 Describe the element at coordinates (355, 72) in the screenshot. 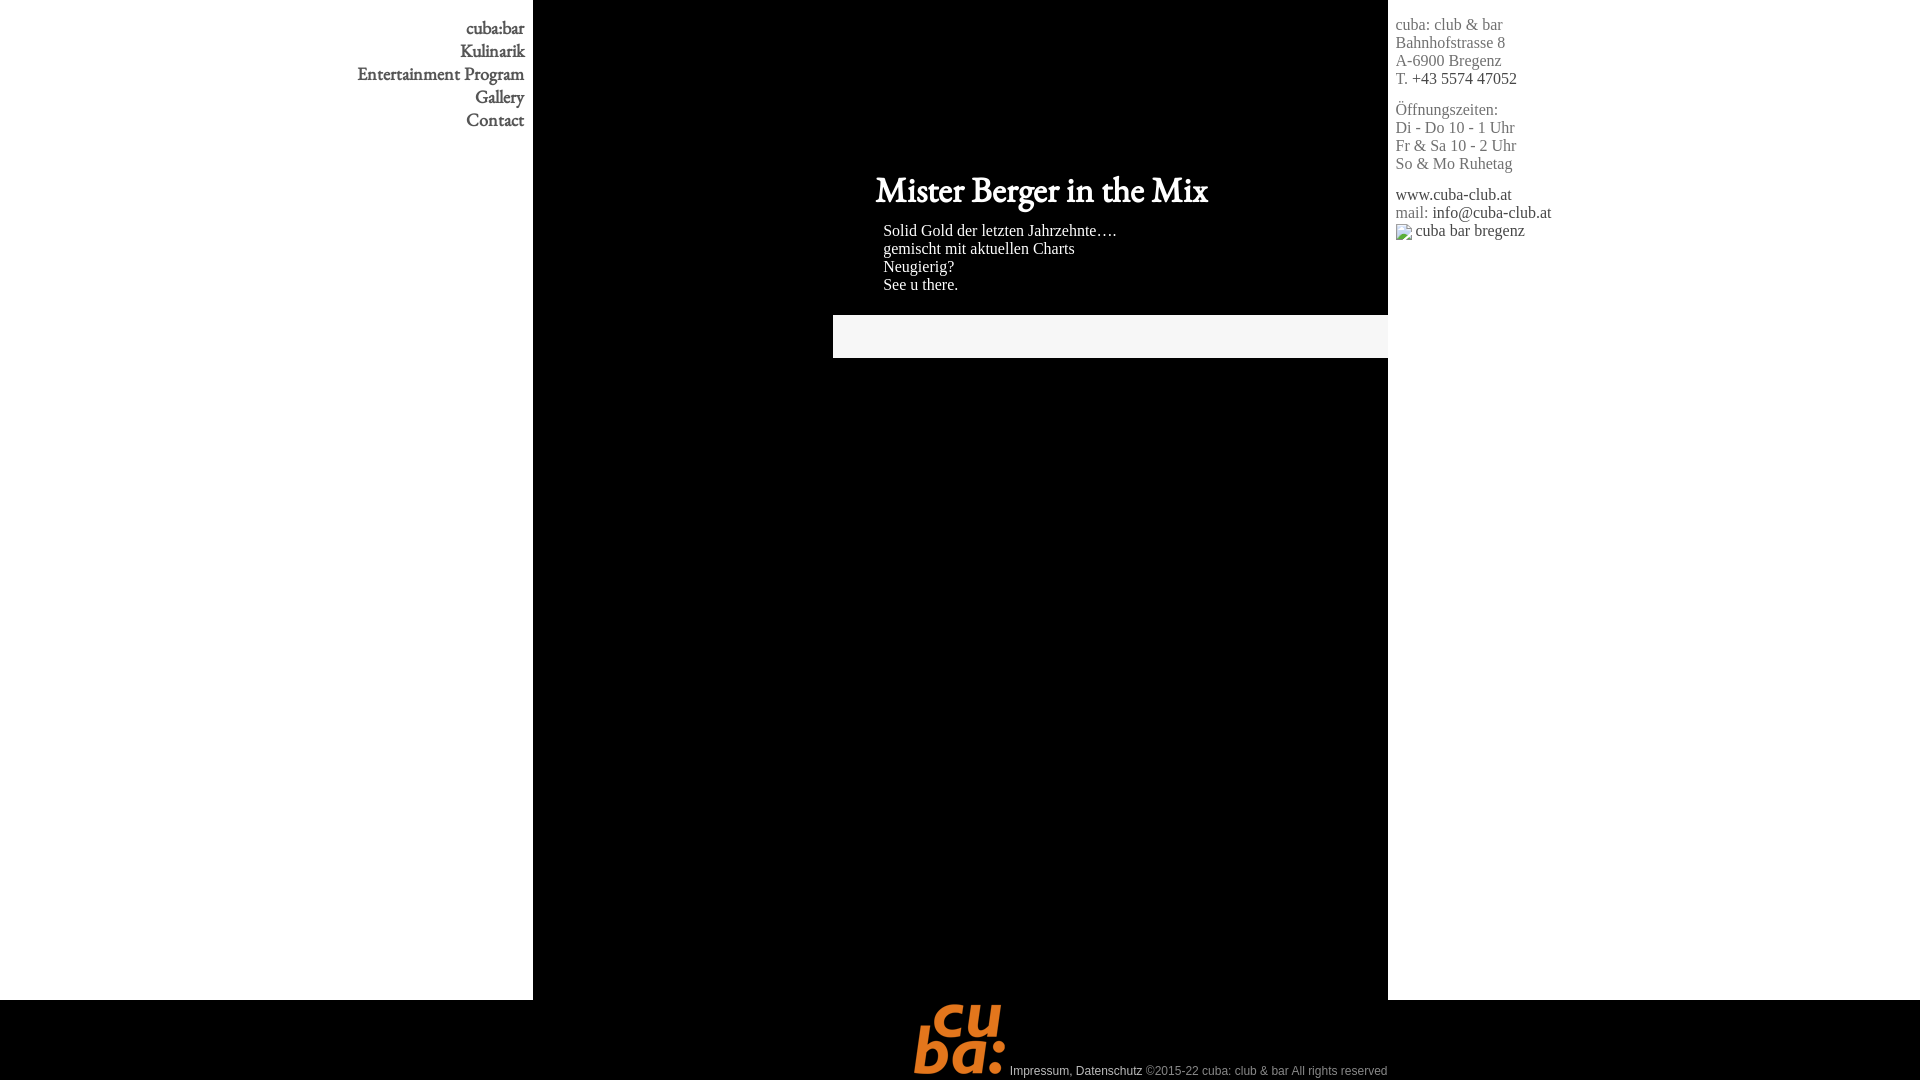

I see `'Entertainment Program'` at that location.